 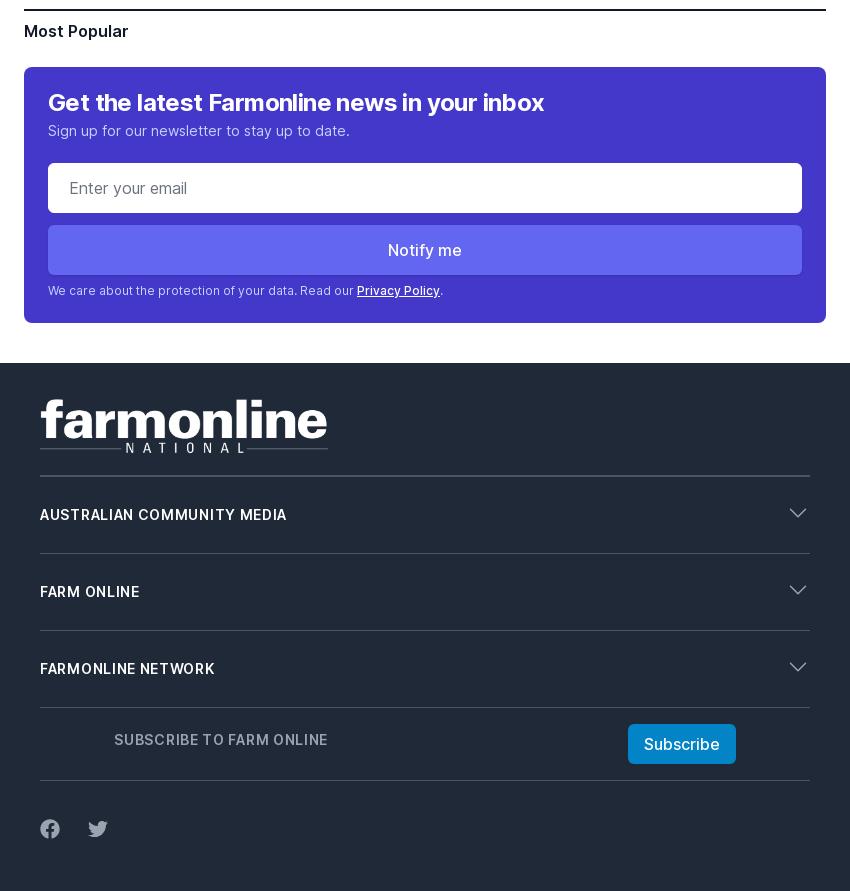 I want to click on 'Most Popular', so click(x=76, y=30).